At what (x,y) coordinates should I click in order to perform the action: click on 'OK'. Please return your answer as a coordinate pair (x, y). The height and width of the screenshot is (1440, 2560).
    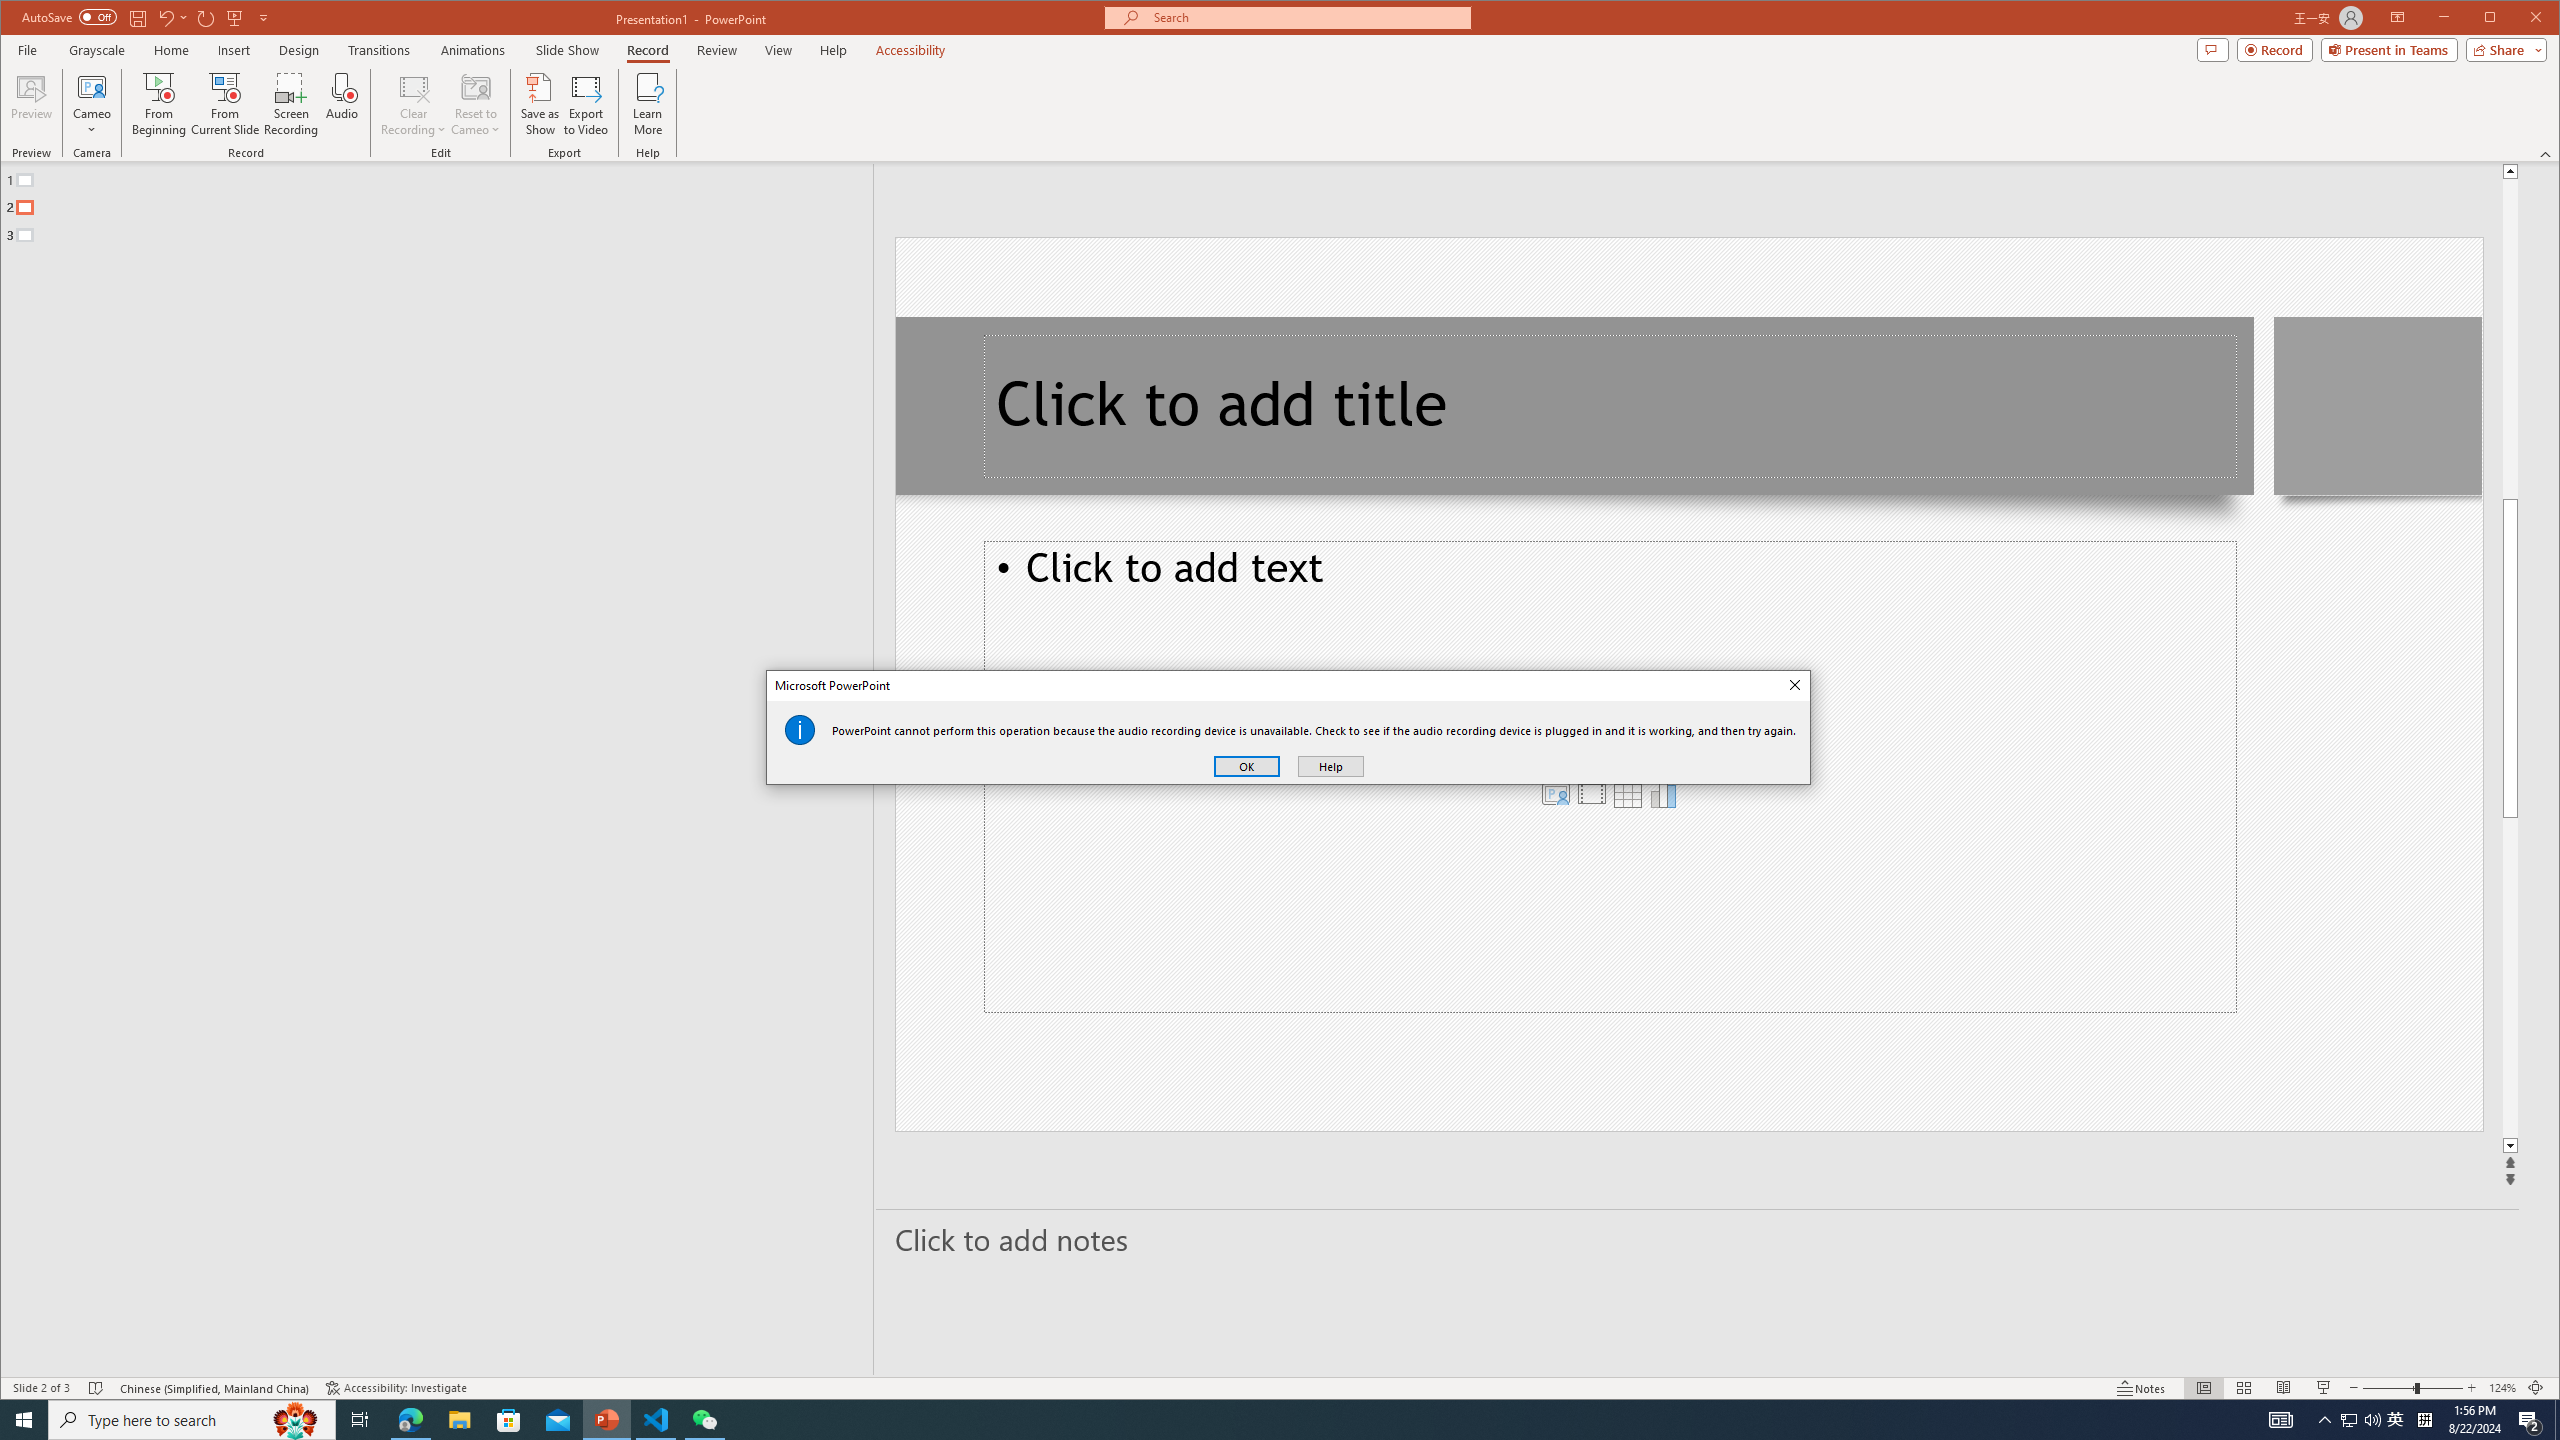
    Looking at the image, I should click on (1246, 765).